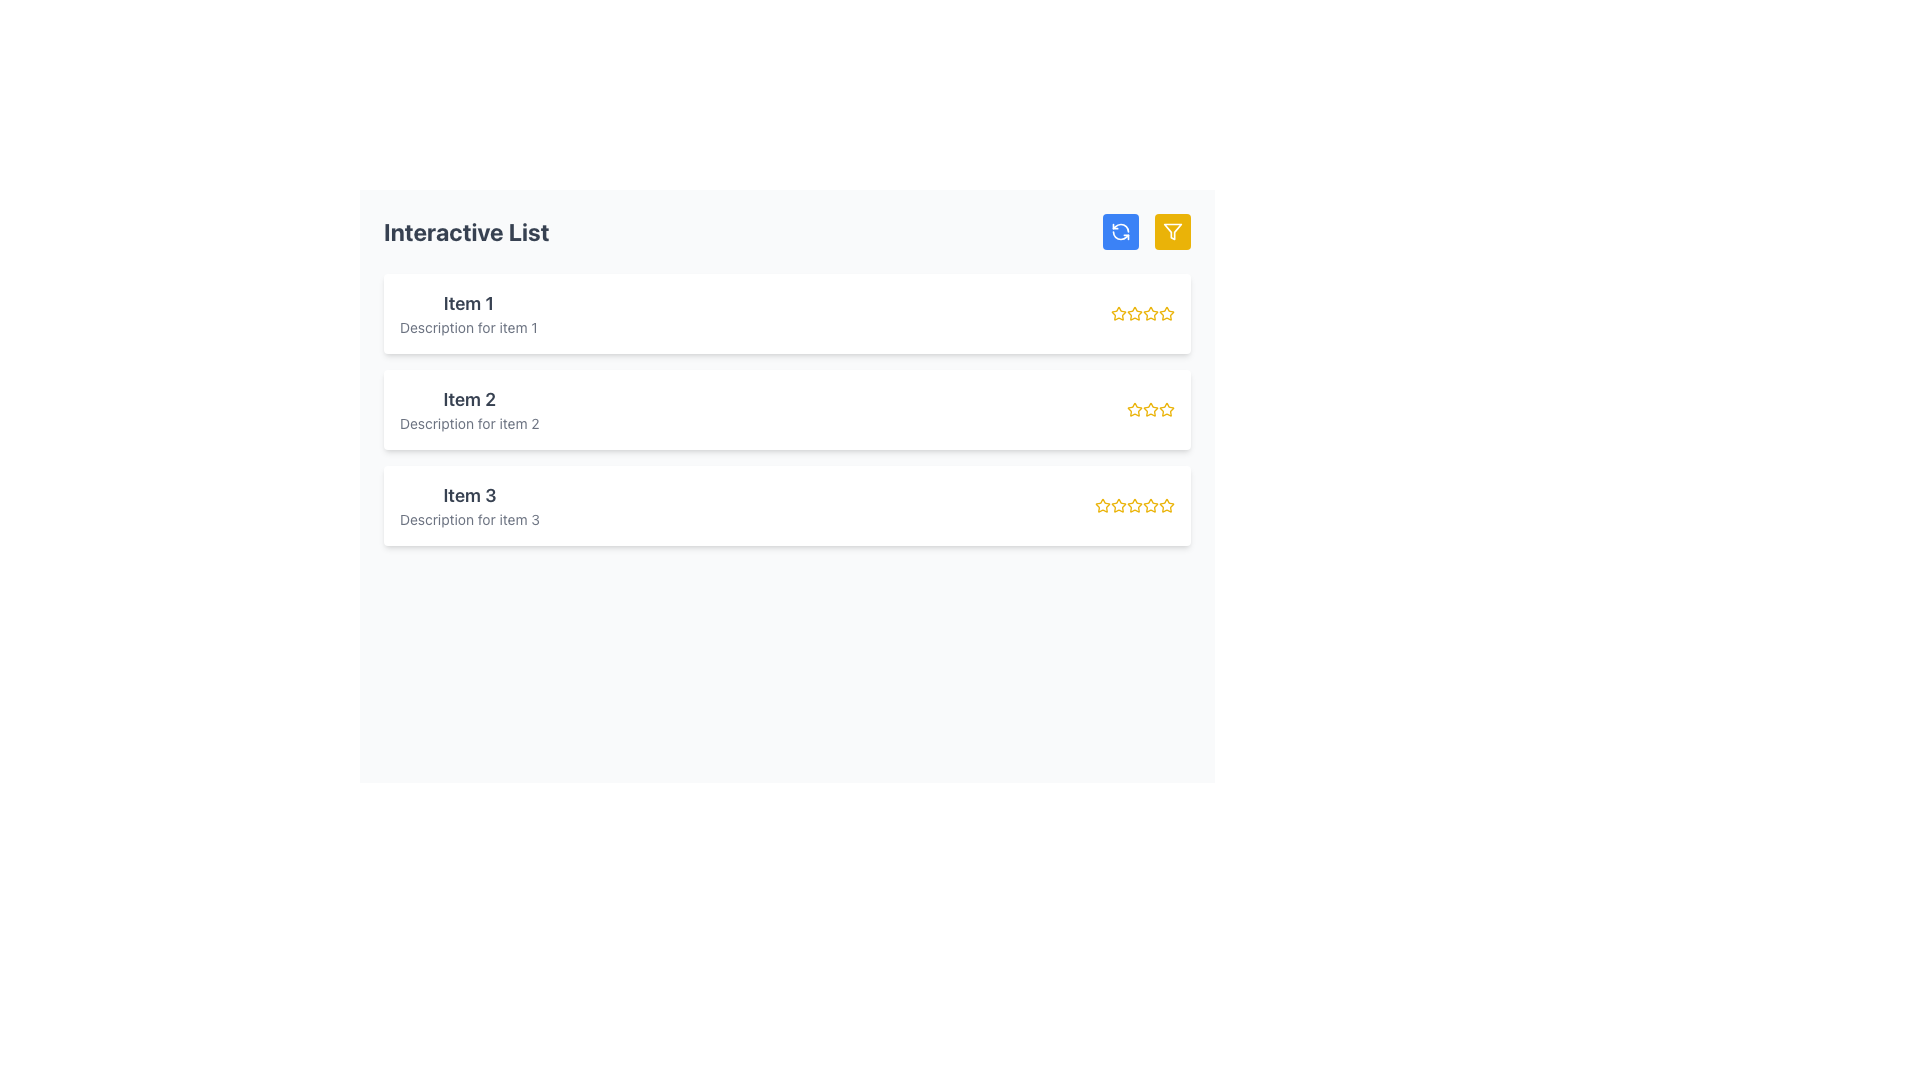 Image resolution: width=1920 pixels, height=1080 pixels. Describe the element at coordinates (1172, 230) in the screenshot. I see `the SVG icon within the yellow rectangular button located in the upper-right corner of the interface` at that location.